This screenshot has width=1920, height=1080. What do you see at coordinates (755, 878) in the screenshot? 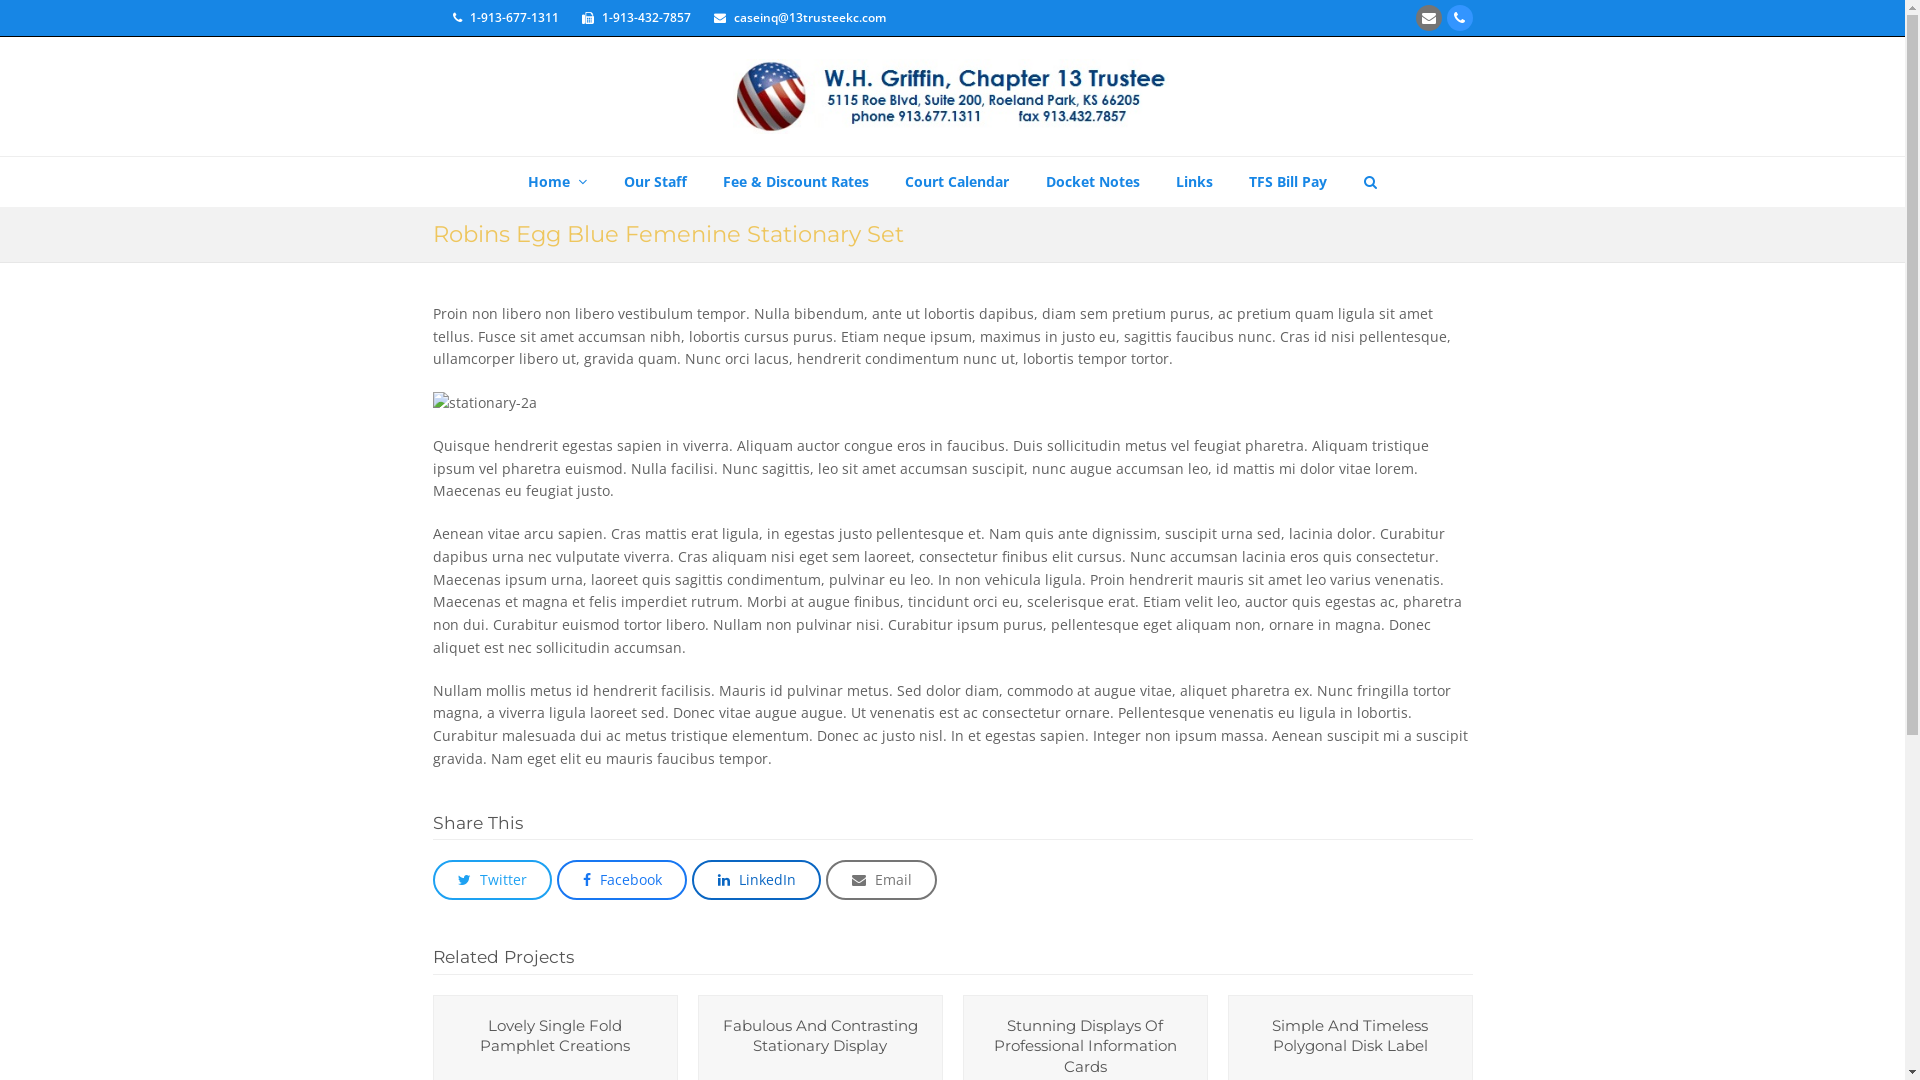
I see `'LinkedIn'` at bounding box center [755, 878].